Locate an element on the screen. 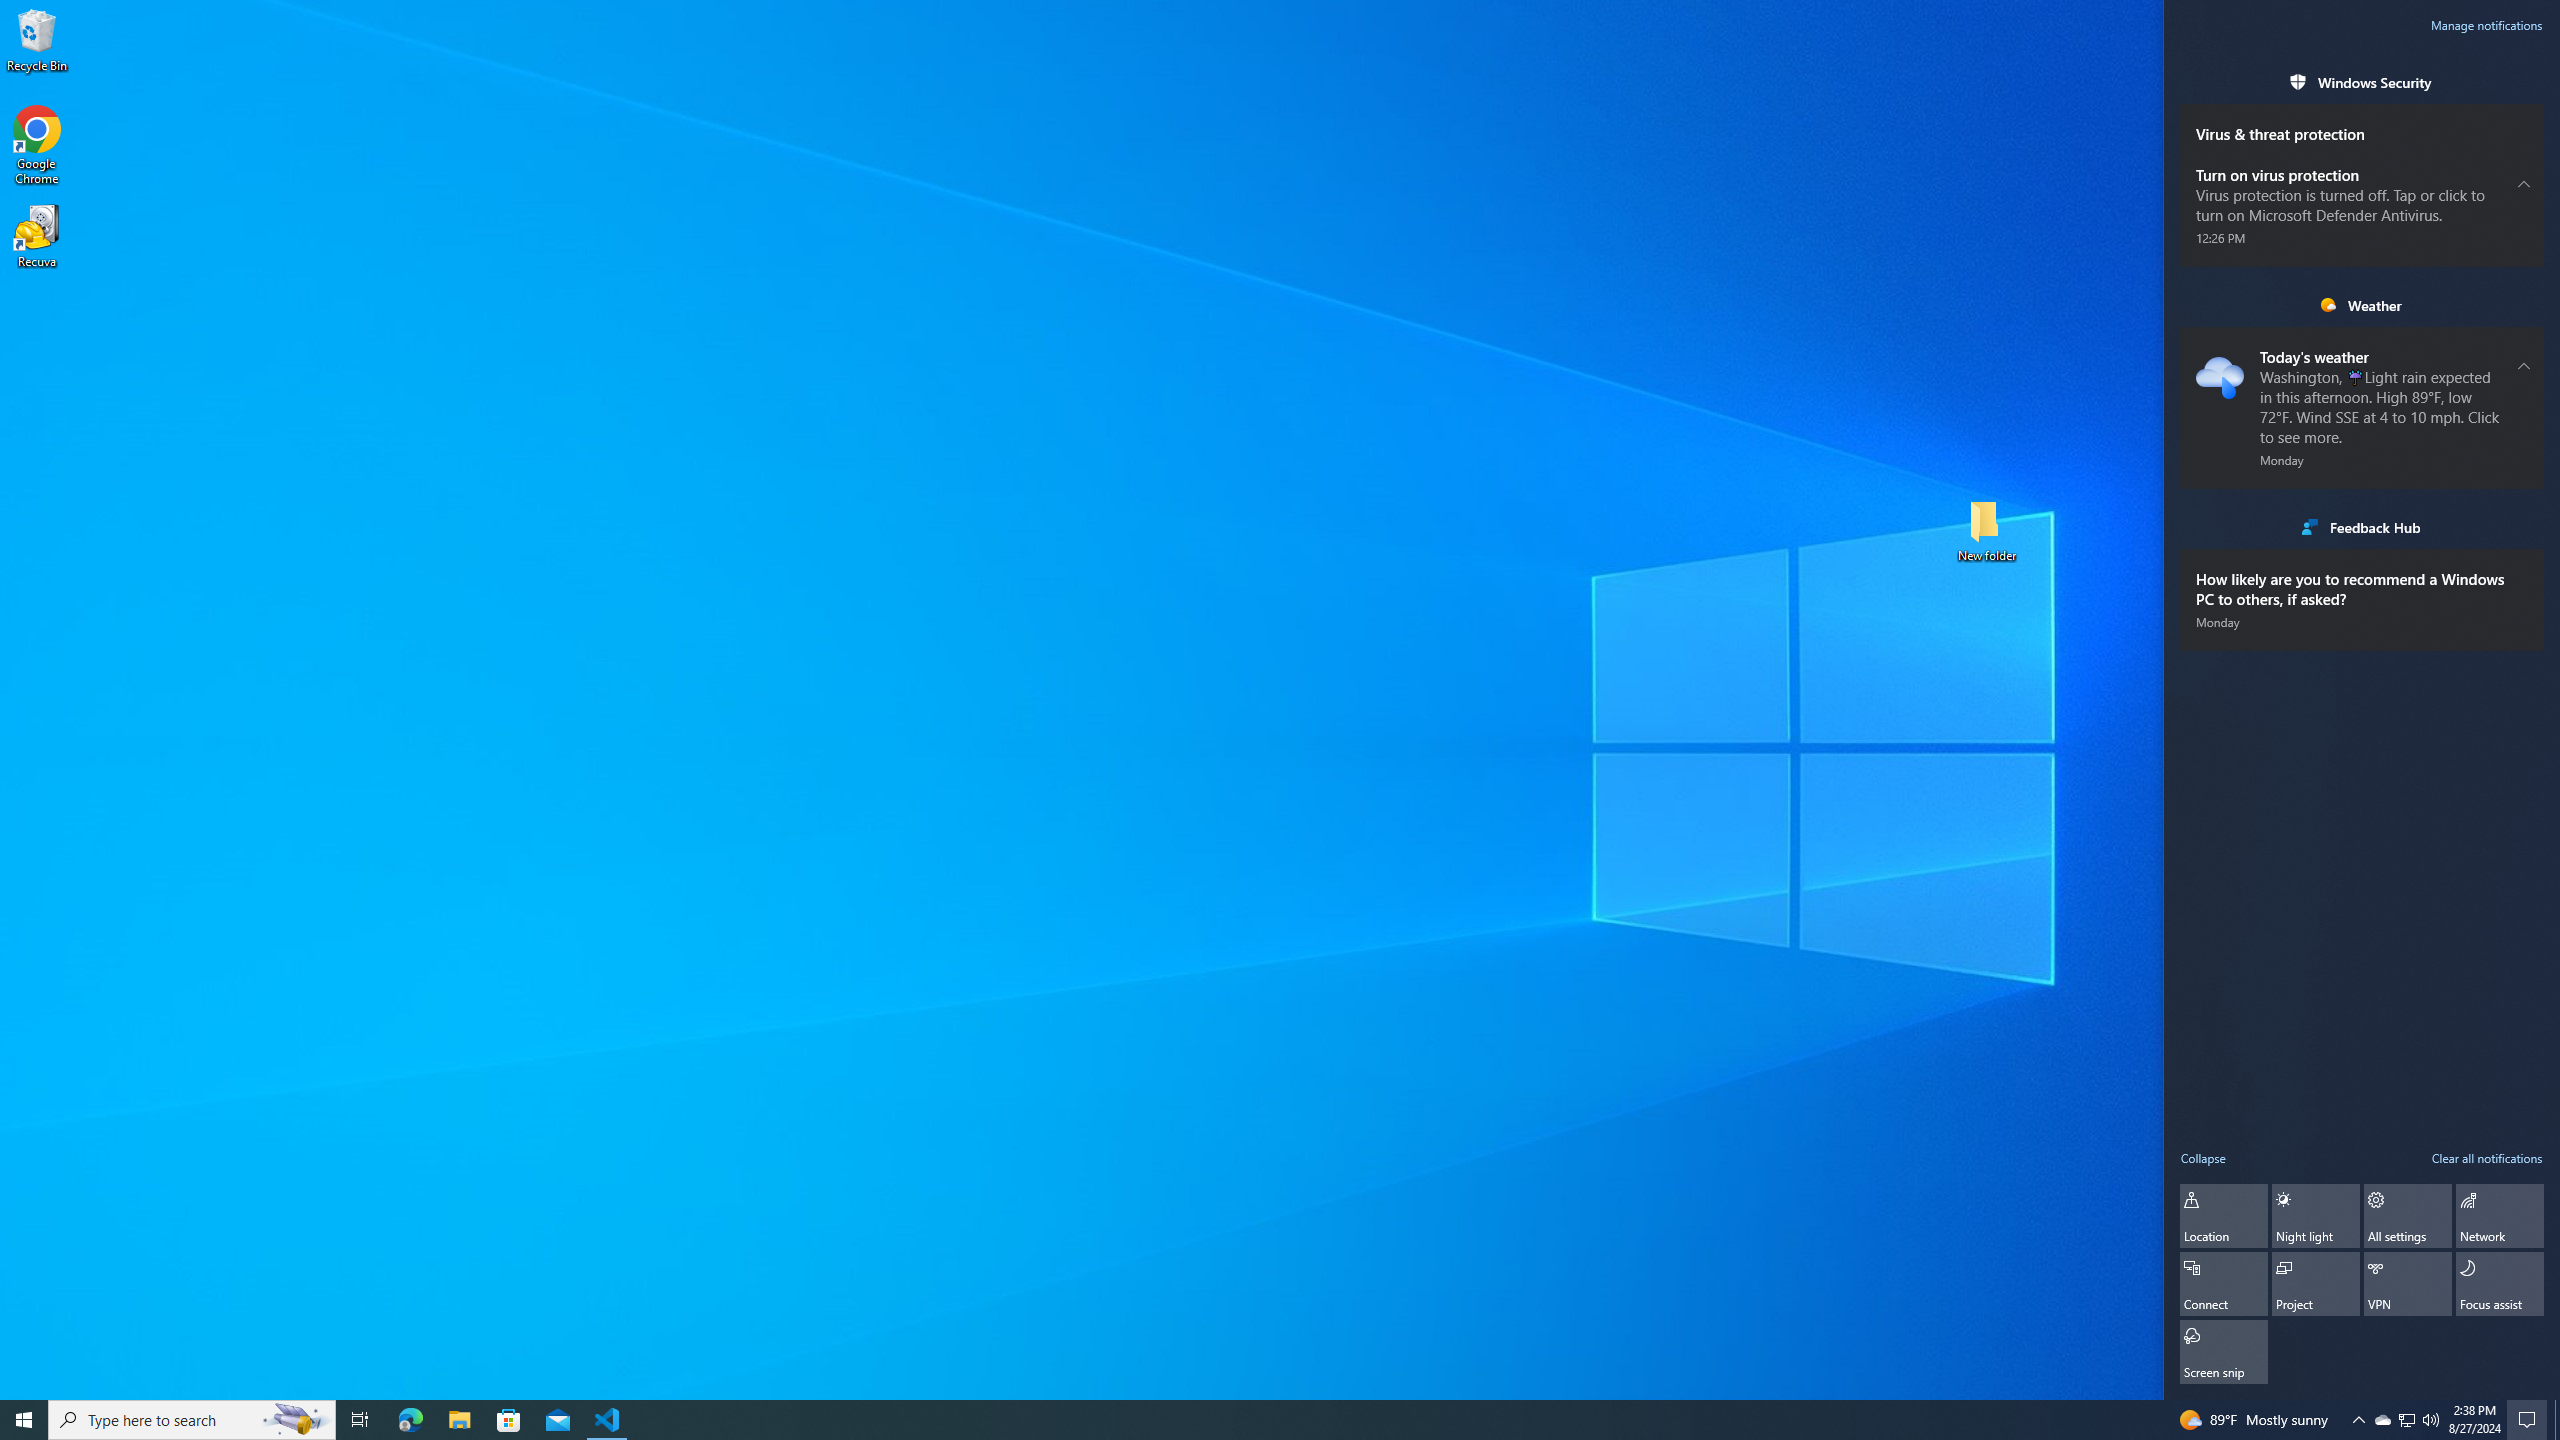  'Network' is located at coordinates (2498, 1215).